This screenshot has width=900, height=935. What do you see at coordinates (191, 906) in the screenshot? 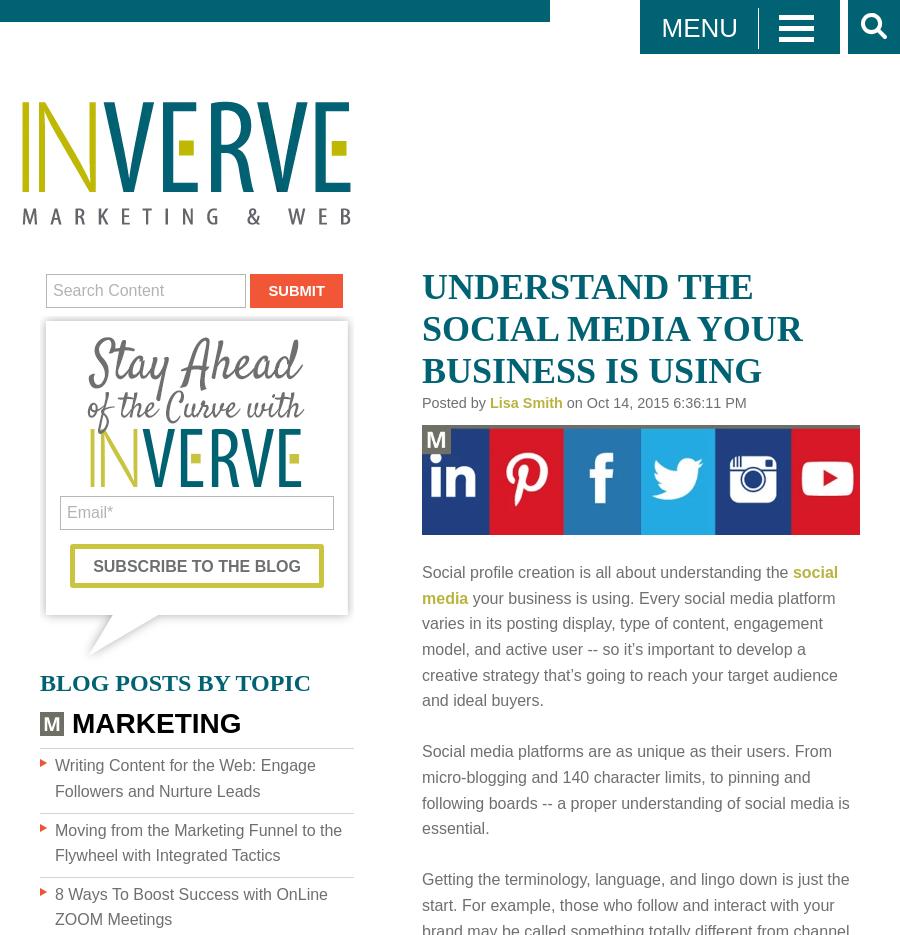
I see `'8 Ways To Boost Success with OnLine ZOOM Meetings'` at bounding box center [191, 906].